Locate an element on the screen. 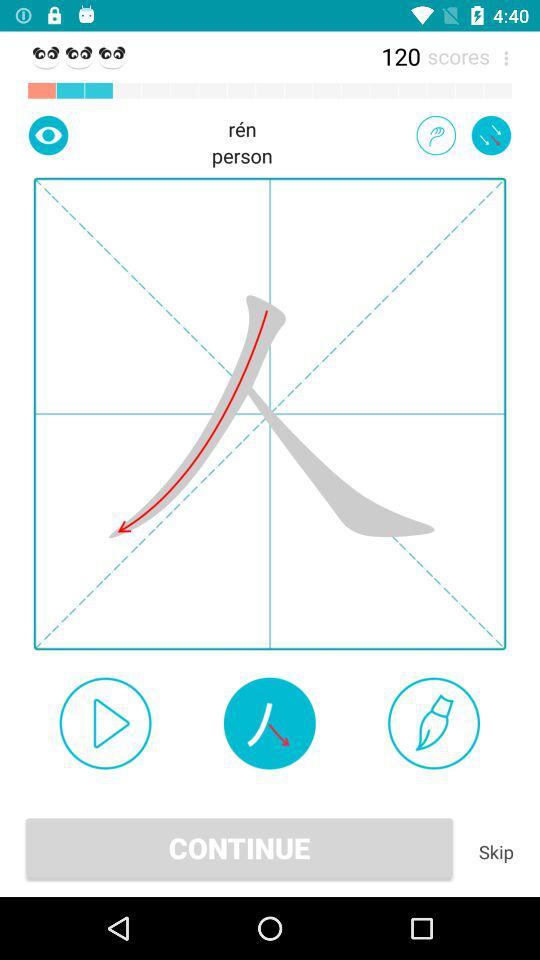 This screenshot has width=540, height=960. the skip icon is located at coordinates (495, 851).